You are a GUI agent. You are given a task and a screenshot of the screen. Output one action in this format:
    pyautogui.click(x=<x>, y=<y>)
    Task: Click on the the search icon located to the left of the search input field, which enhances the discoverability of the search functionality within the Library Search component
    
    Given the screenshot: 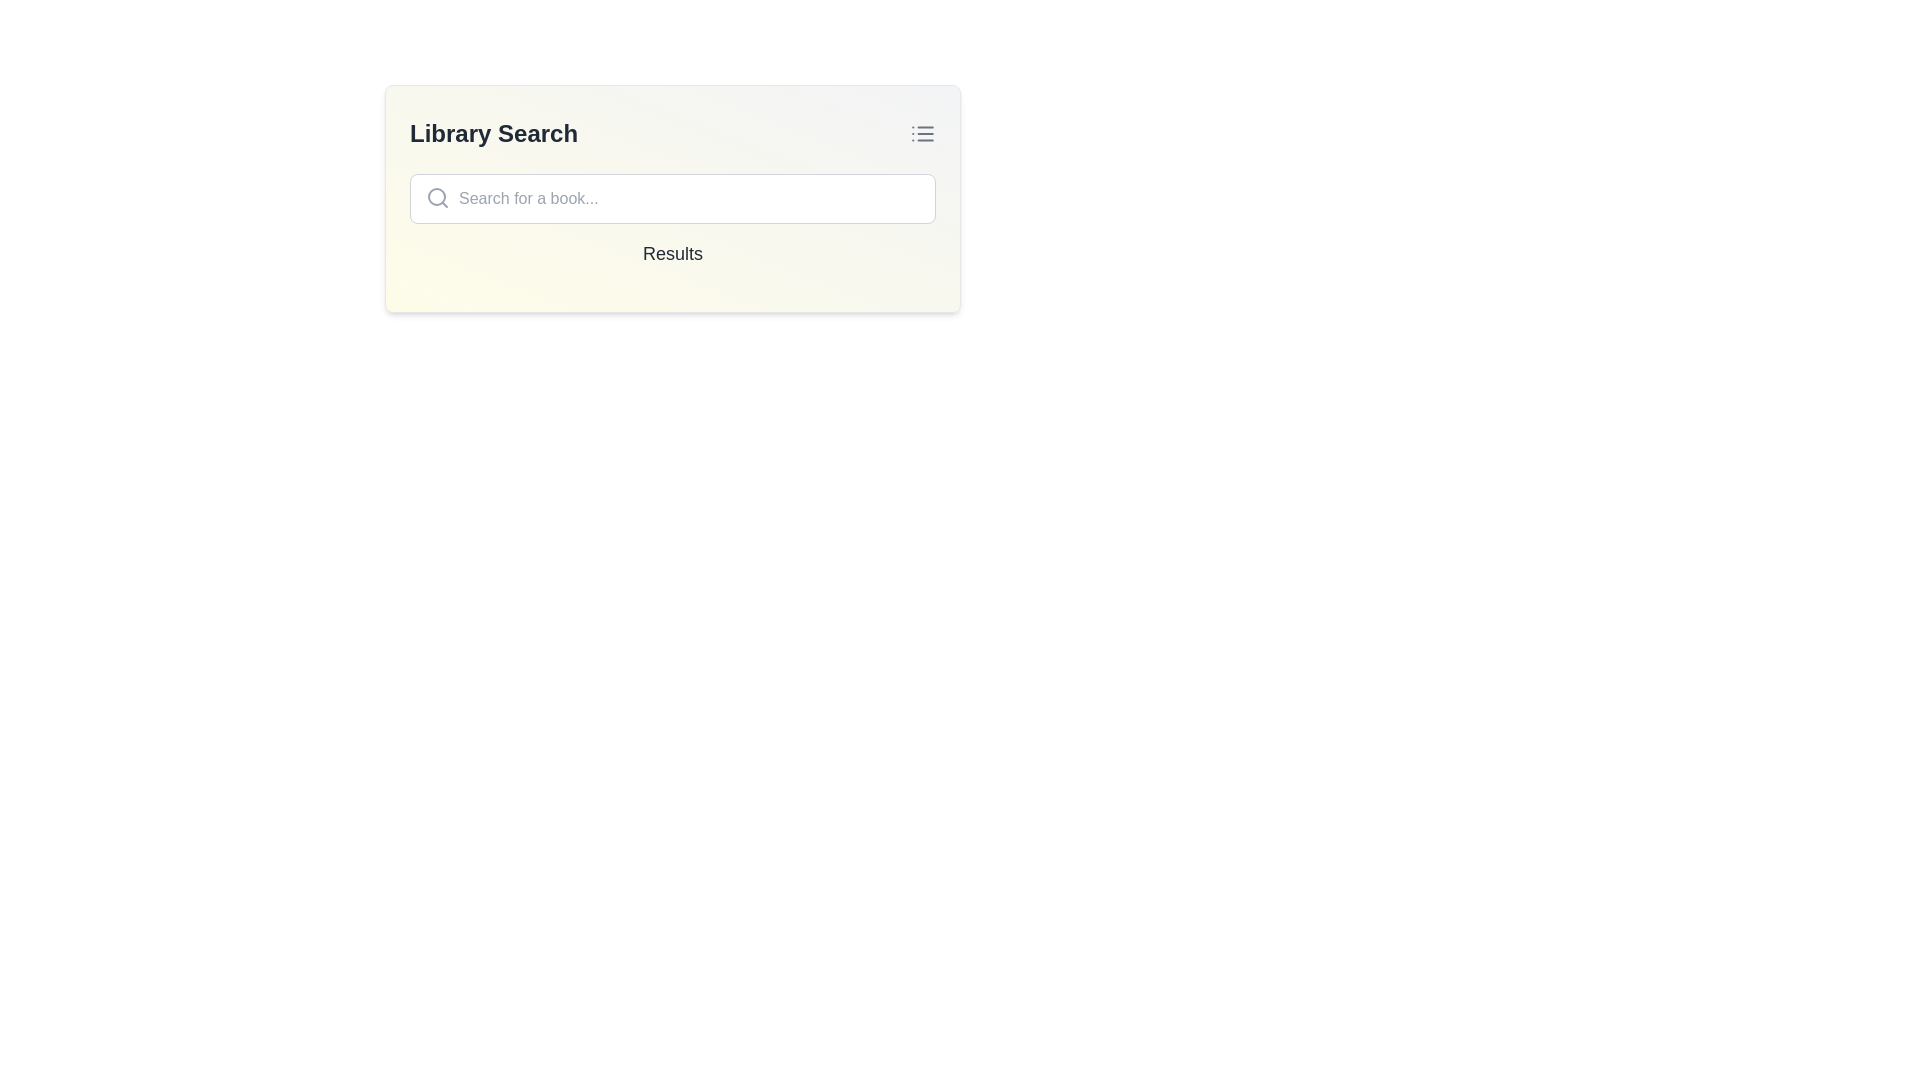 What is the action you would take?
    pyautogui.click(x=436, y=197)
    